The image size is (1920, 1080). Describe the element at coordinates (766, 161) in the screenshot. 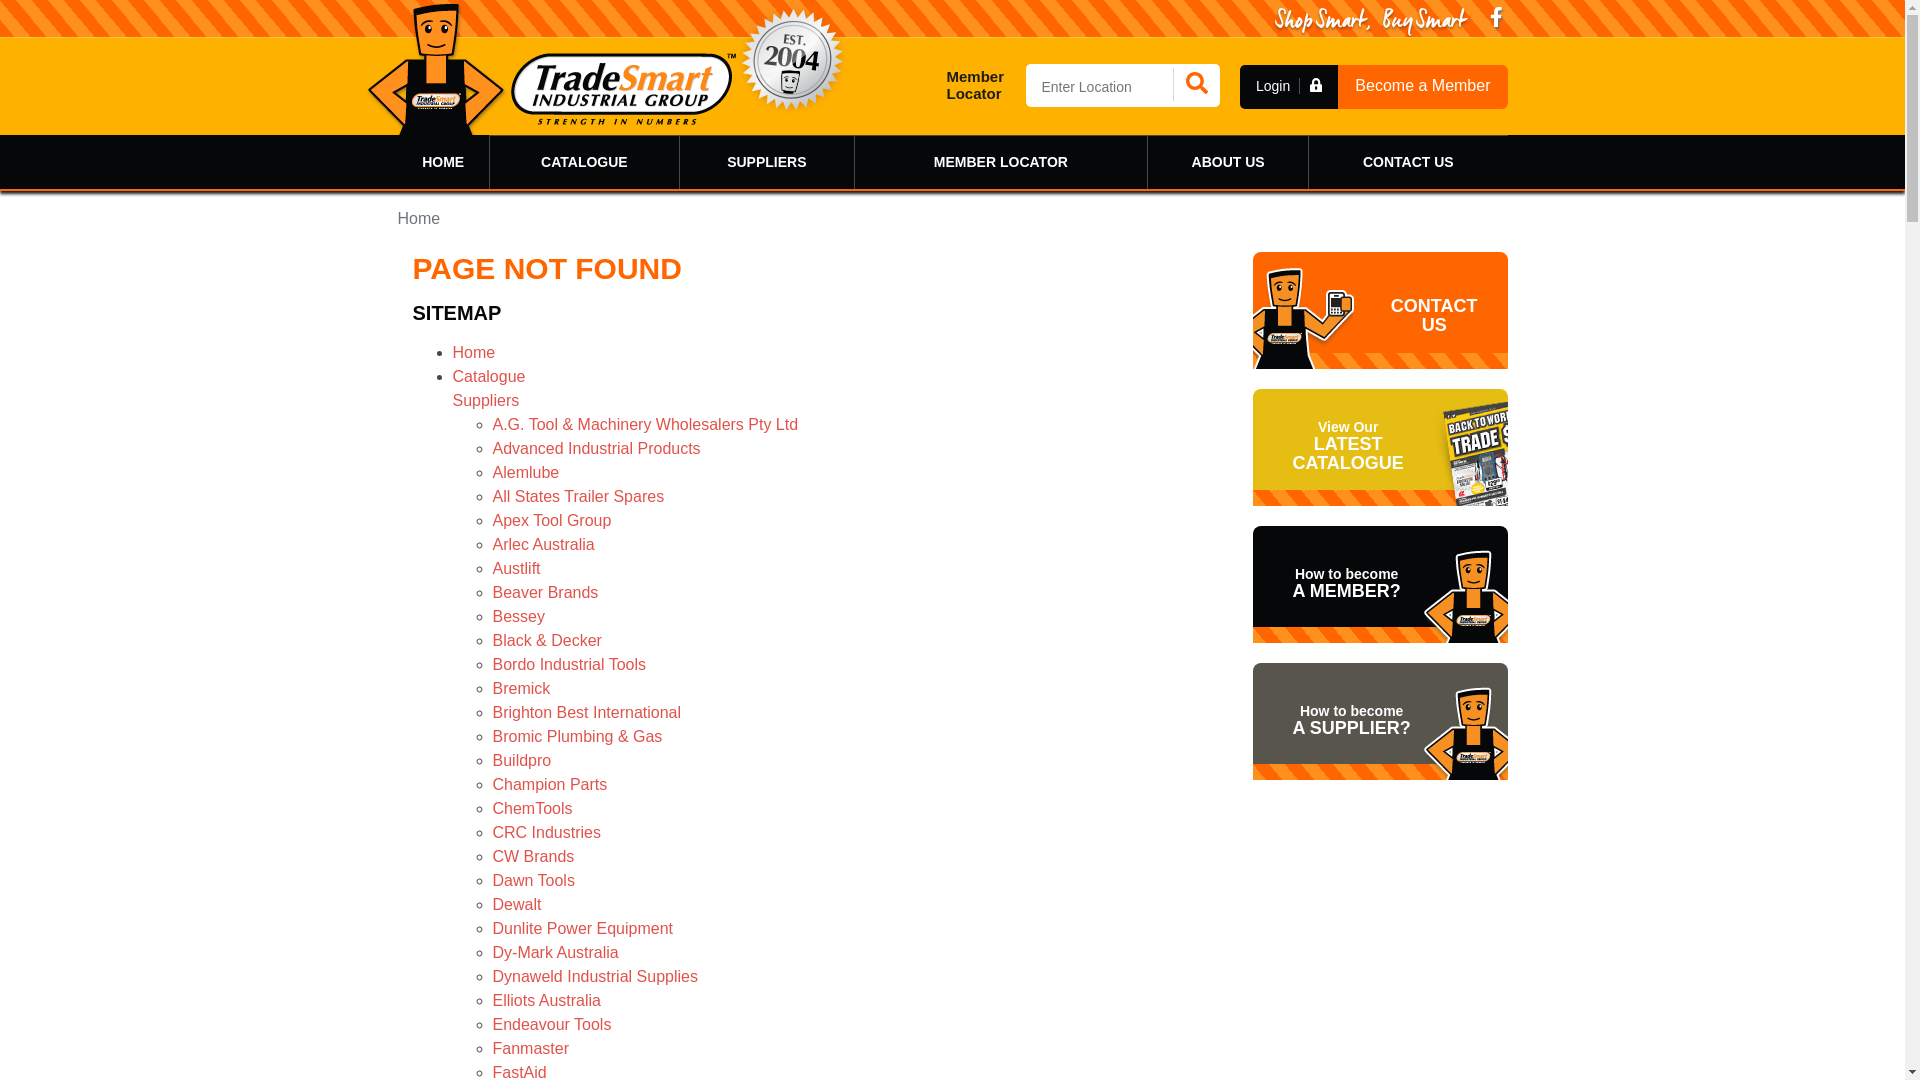

I see `'SUPPLIERS'` at that location.